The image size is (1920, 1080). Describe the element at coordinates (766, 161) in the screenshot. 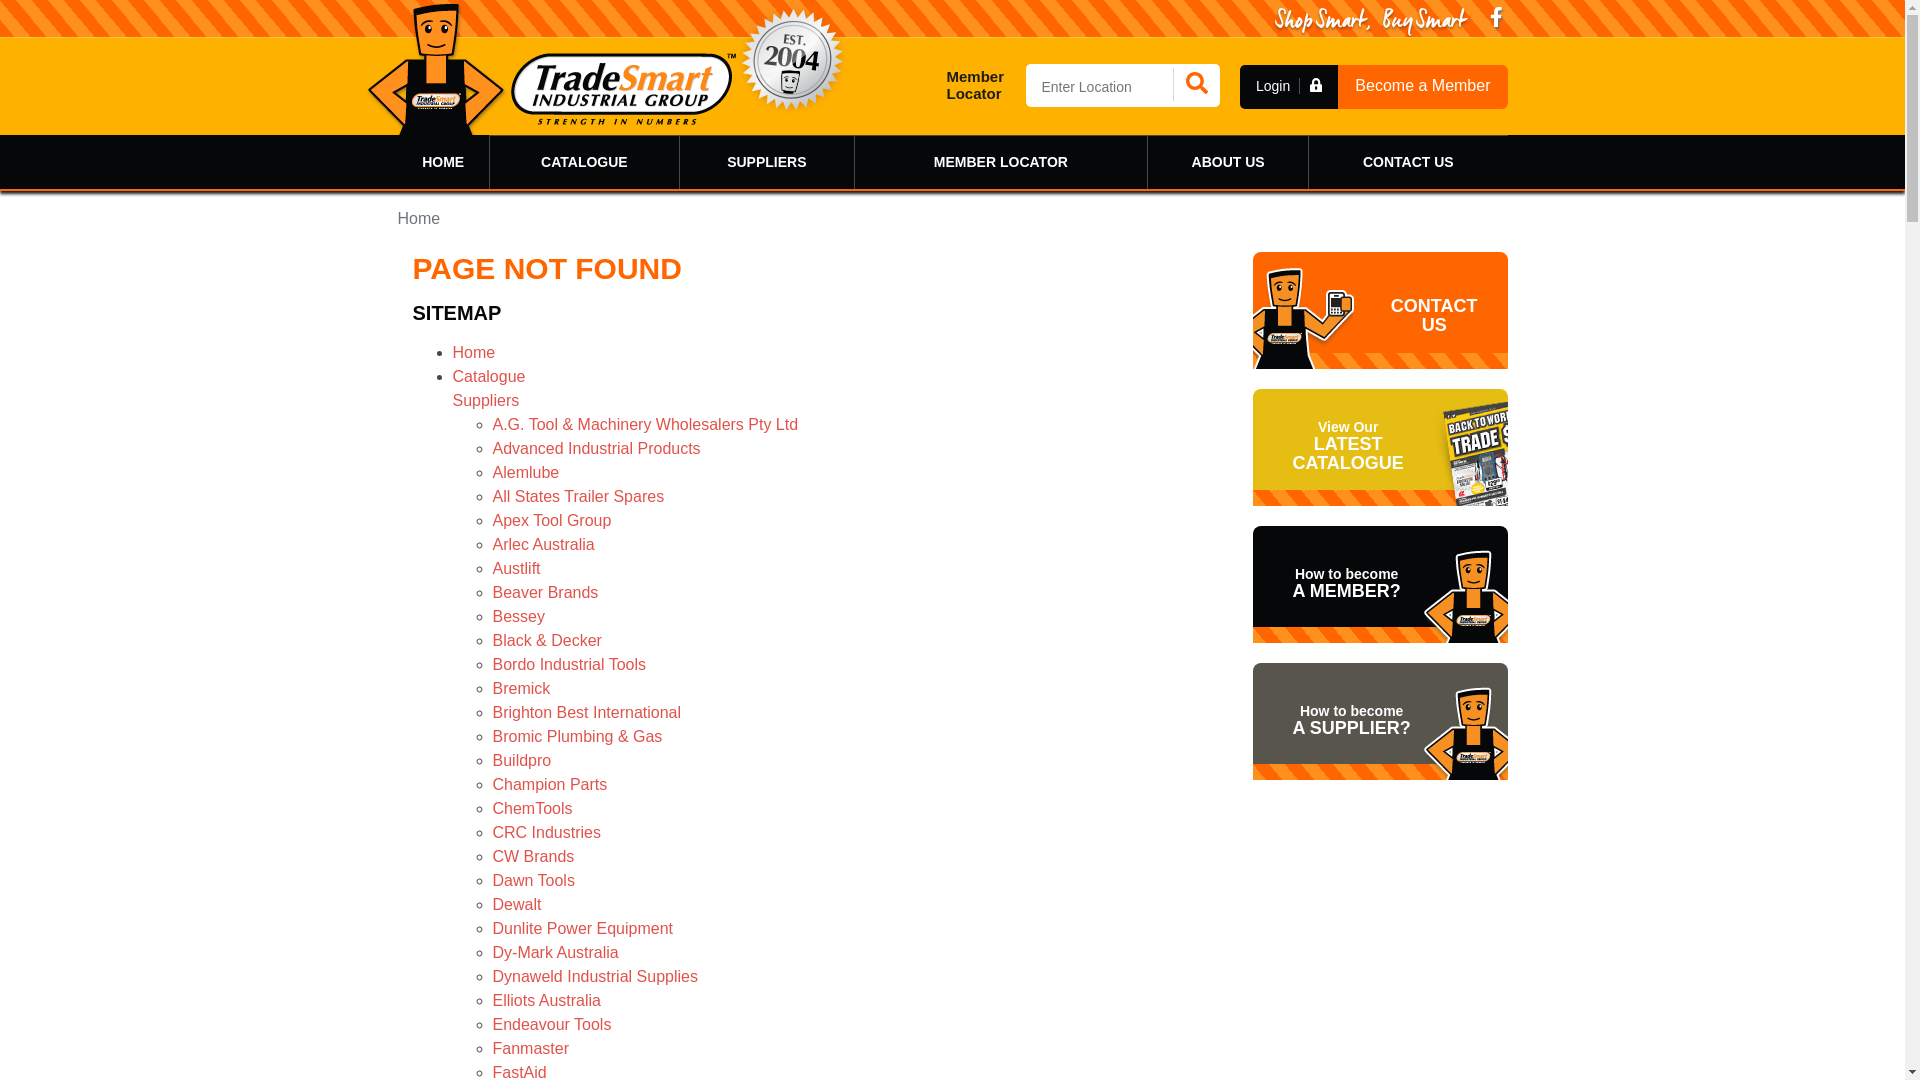

I see `'SUPPLIERS'` at that location.